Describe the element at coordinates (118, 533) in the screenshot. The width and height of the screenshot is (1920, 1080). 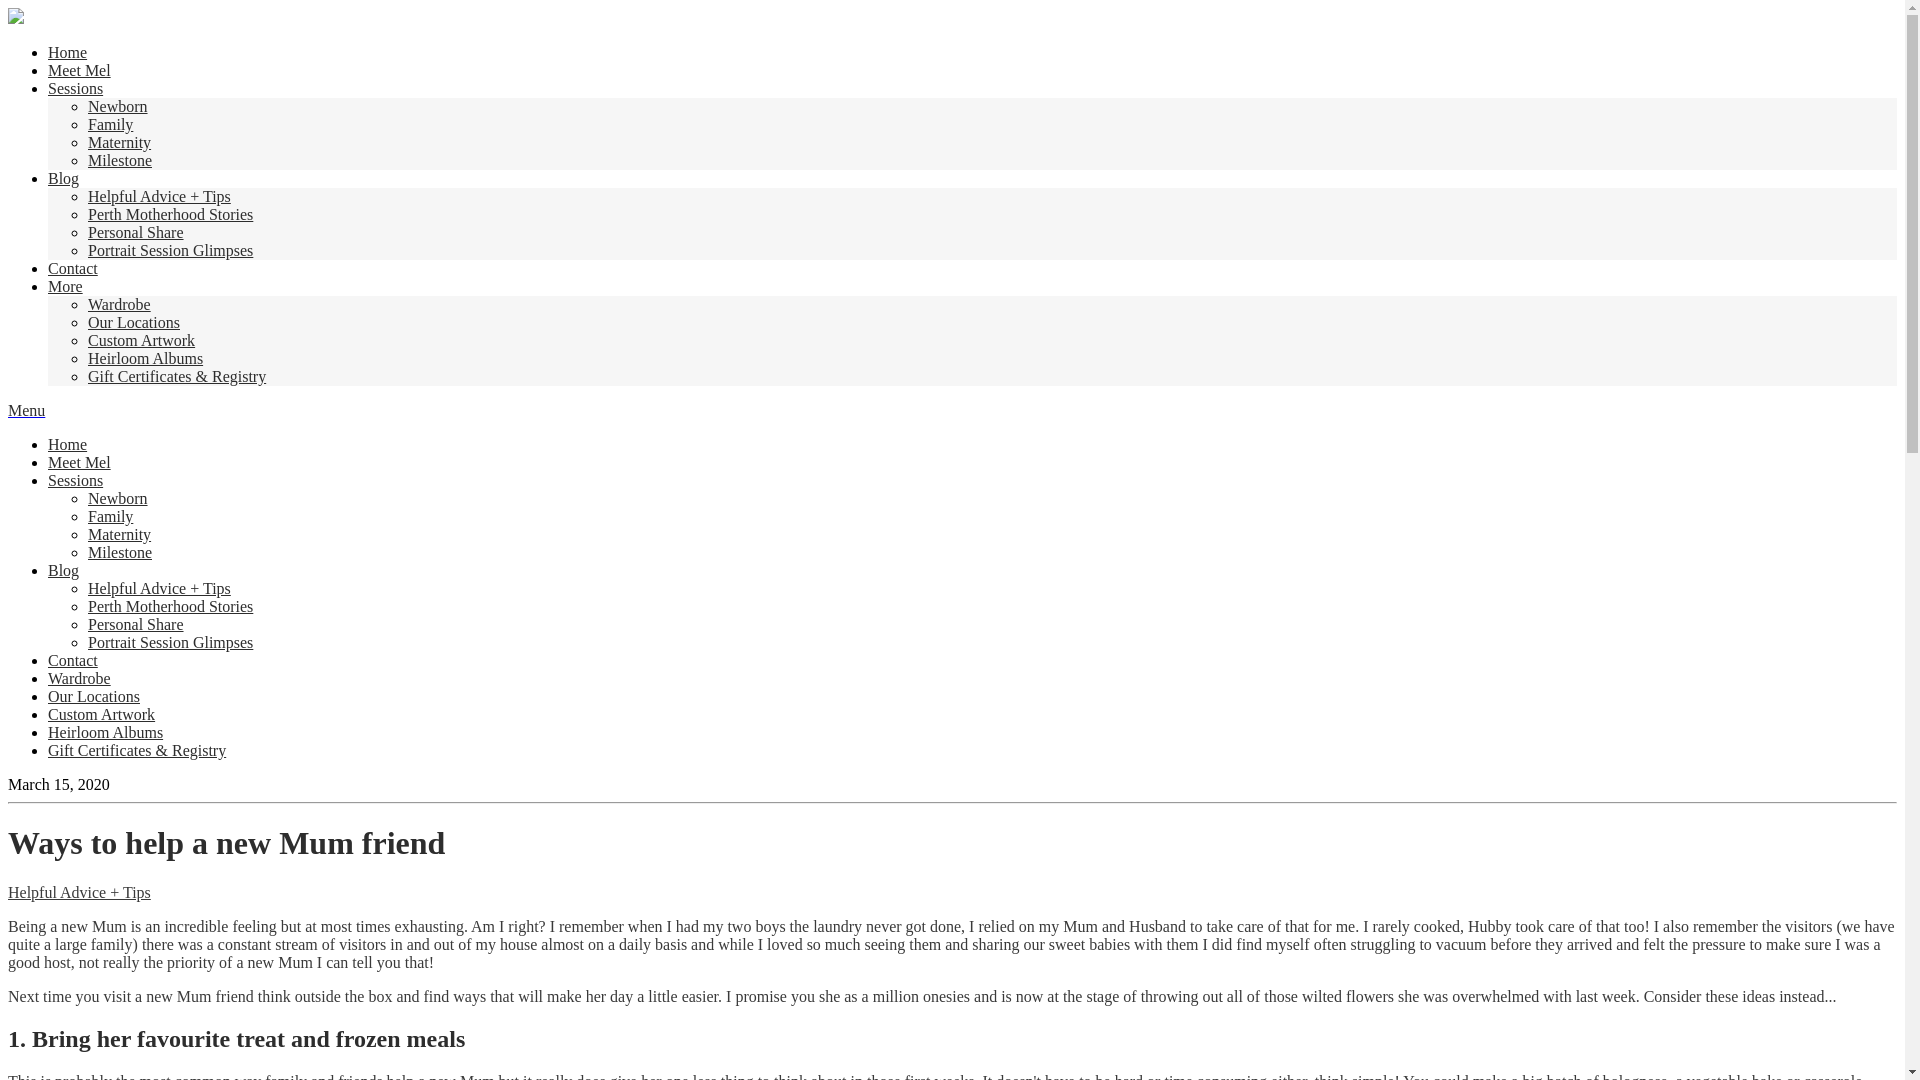
I see `'Maternity'` at that location.